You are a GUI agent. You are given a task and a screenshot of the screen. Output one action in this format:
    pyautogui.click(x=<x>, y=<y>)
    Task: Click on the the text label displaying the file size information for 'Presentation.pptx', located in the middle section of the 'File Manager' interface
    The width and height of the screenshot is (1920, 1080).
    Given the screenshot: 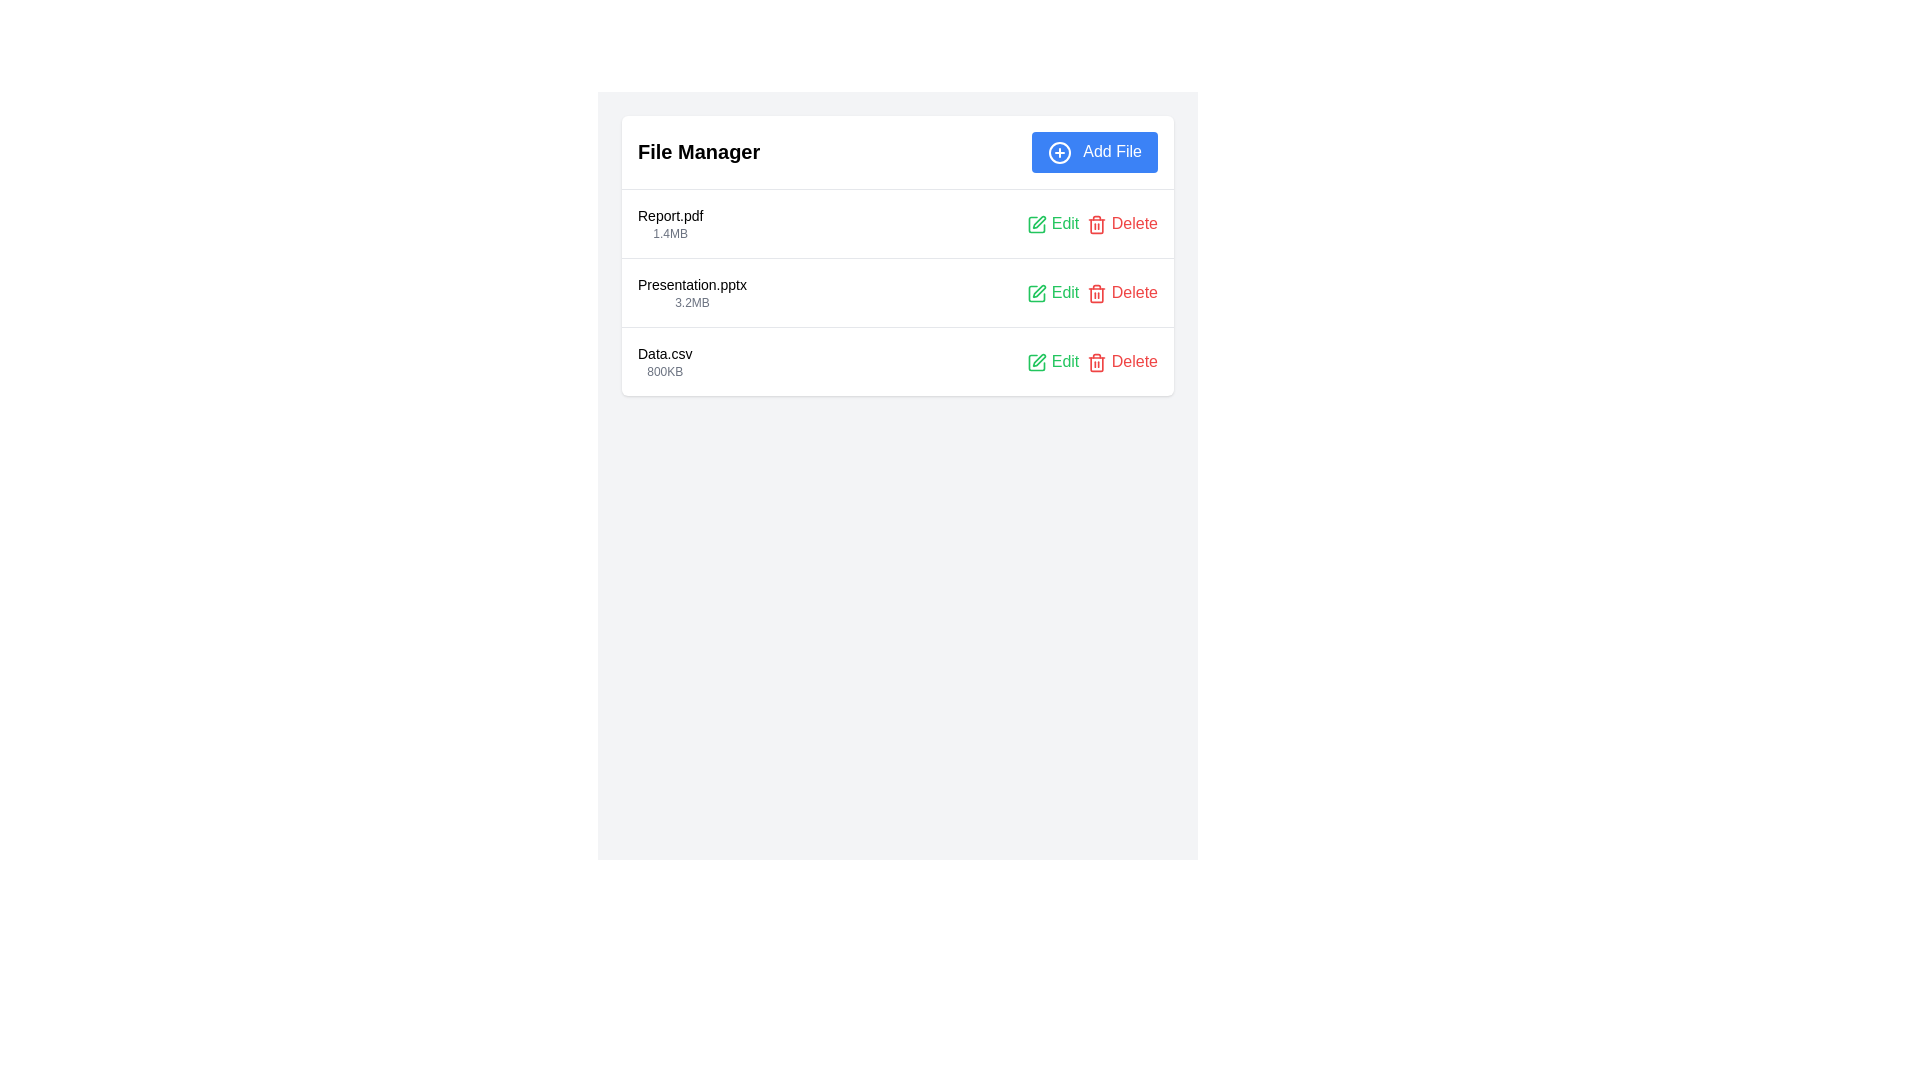 What is the action you would take?
    pyautogui.click(x=692, y=302)
    